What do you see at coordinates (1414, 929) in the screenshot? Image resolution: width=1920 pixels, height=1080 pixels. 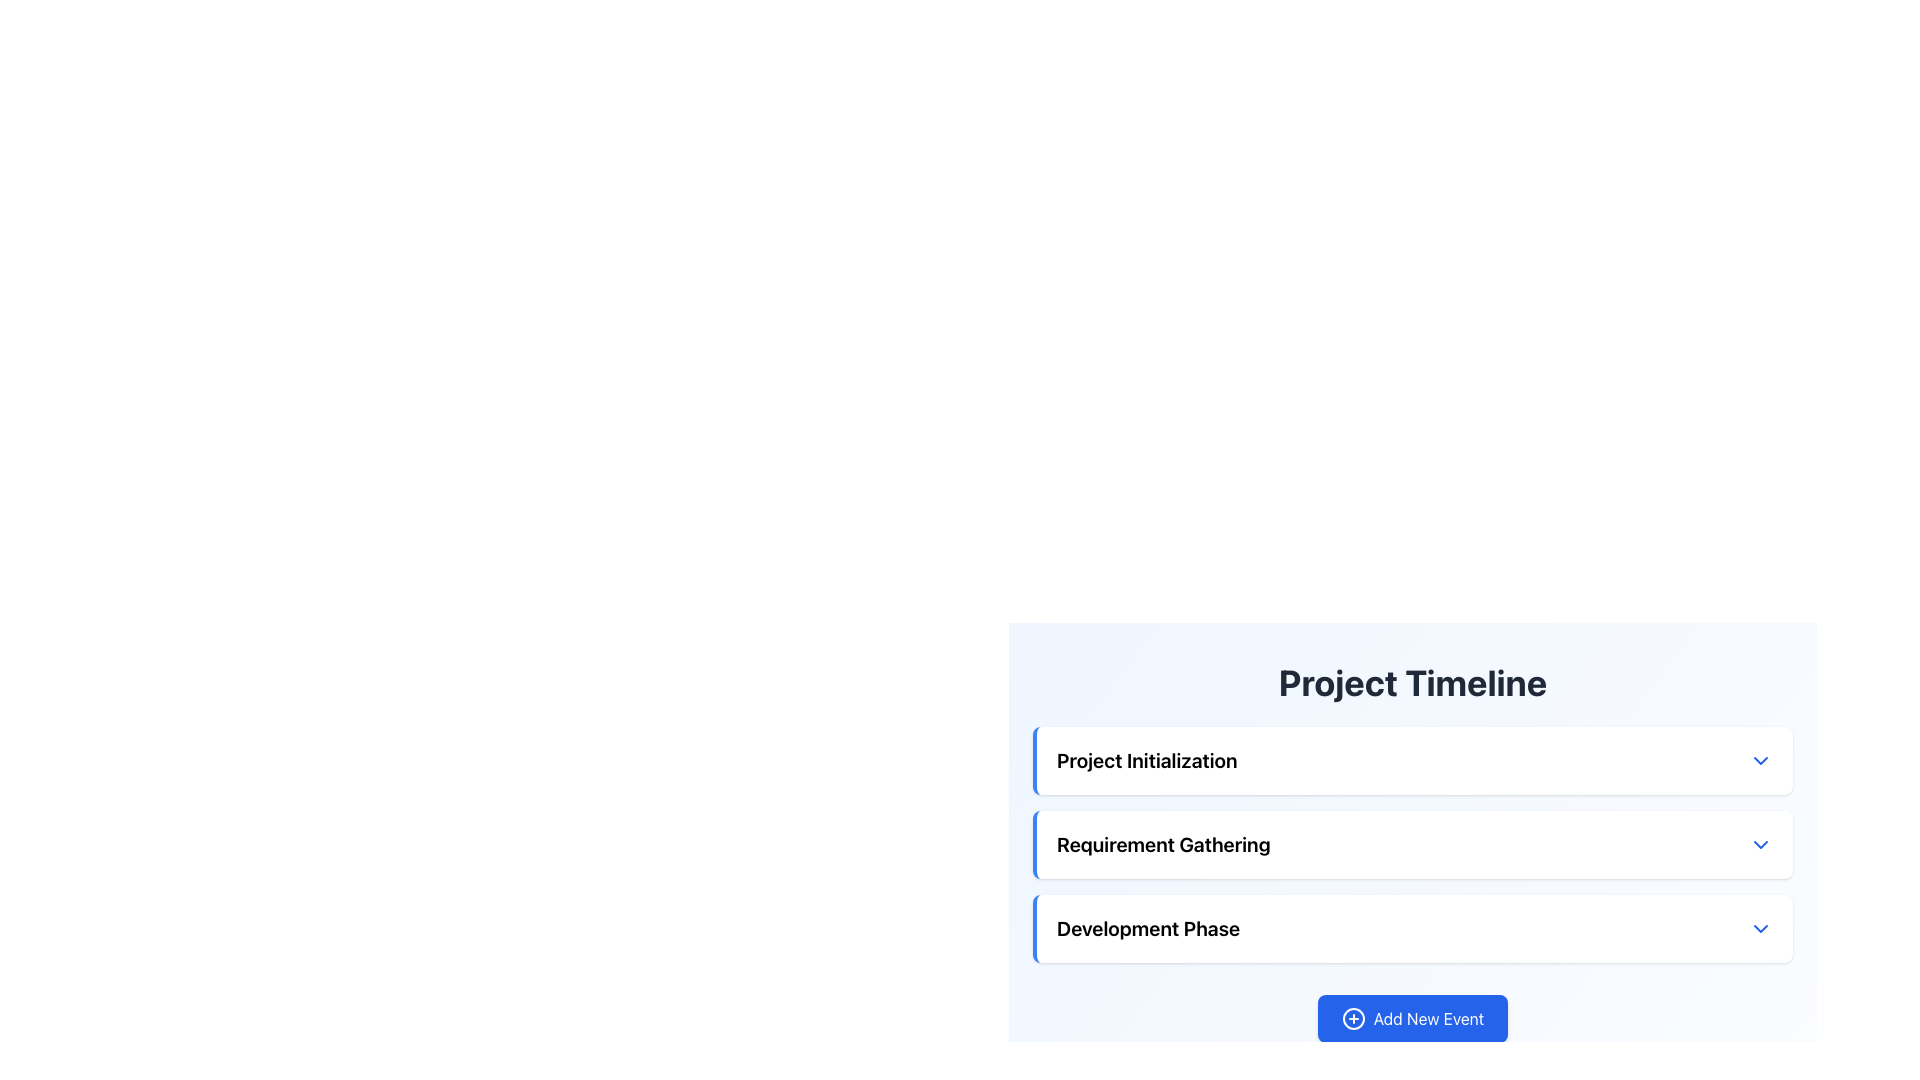 I see `the 'Development Phase' Collapsible List Item element, which is the third item in a vertical list under 'Project Timeline' and features a blue downward-pointing arrow` at bounding box center [1414, 929].